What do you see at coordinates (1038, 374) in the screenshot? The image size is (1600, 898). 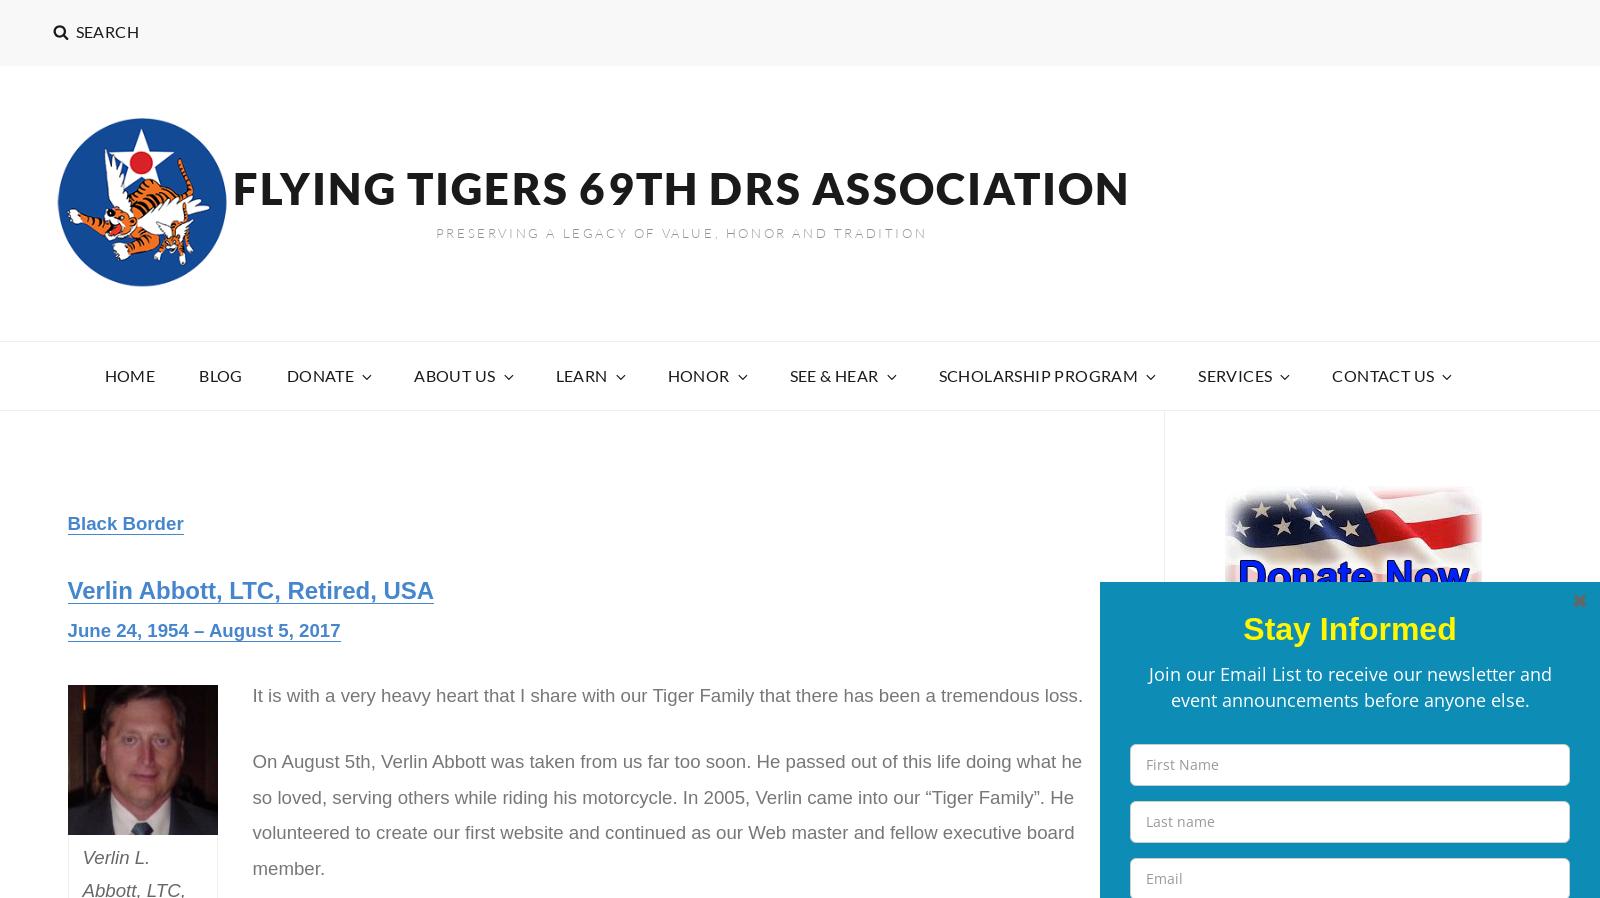 I see `'SCHOLARSHIP PROGRAM'` at bounding box center [1038, 374].